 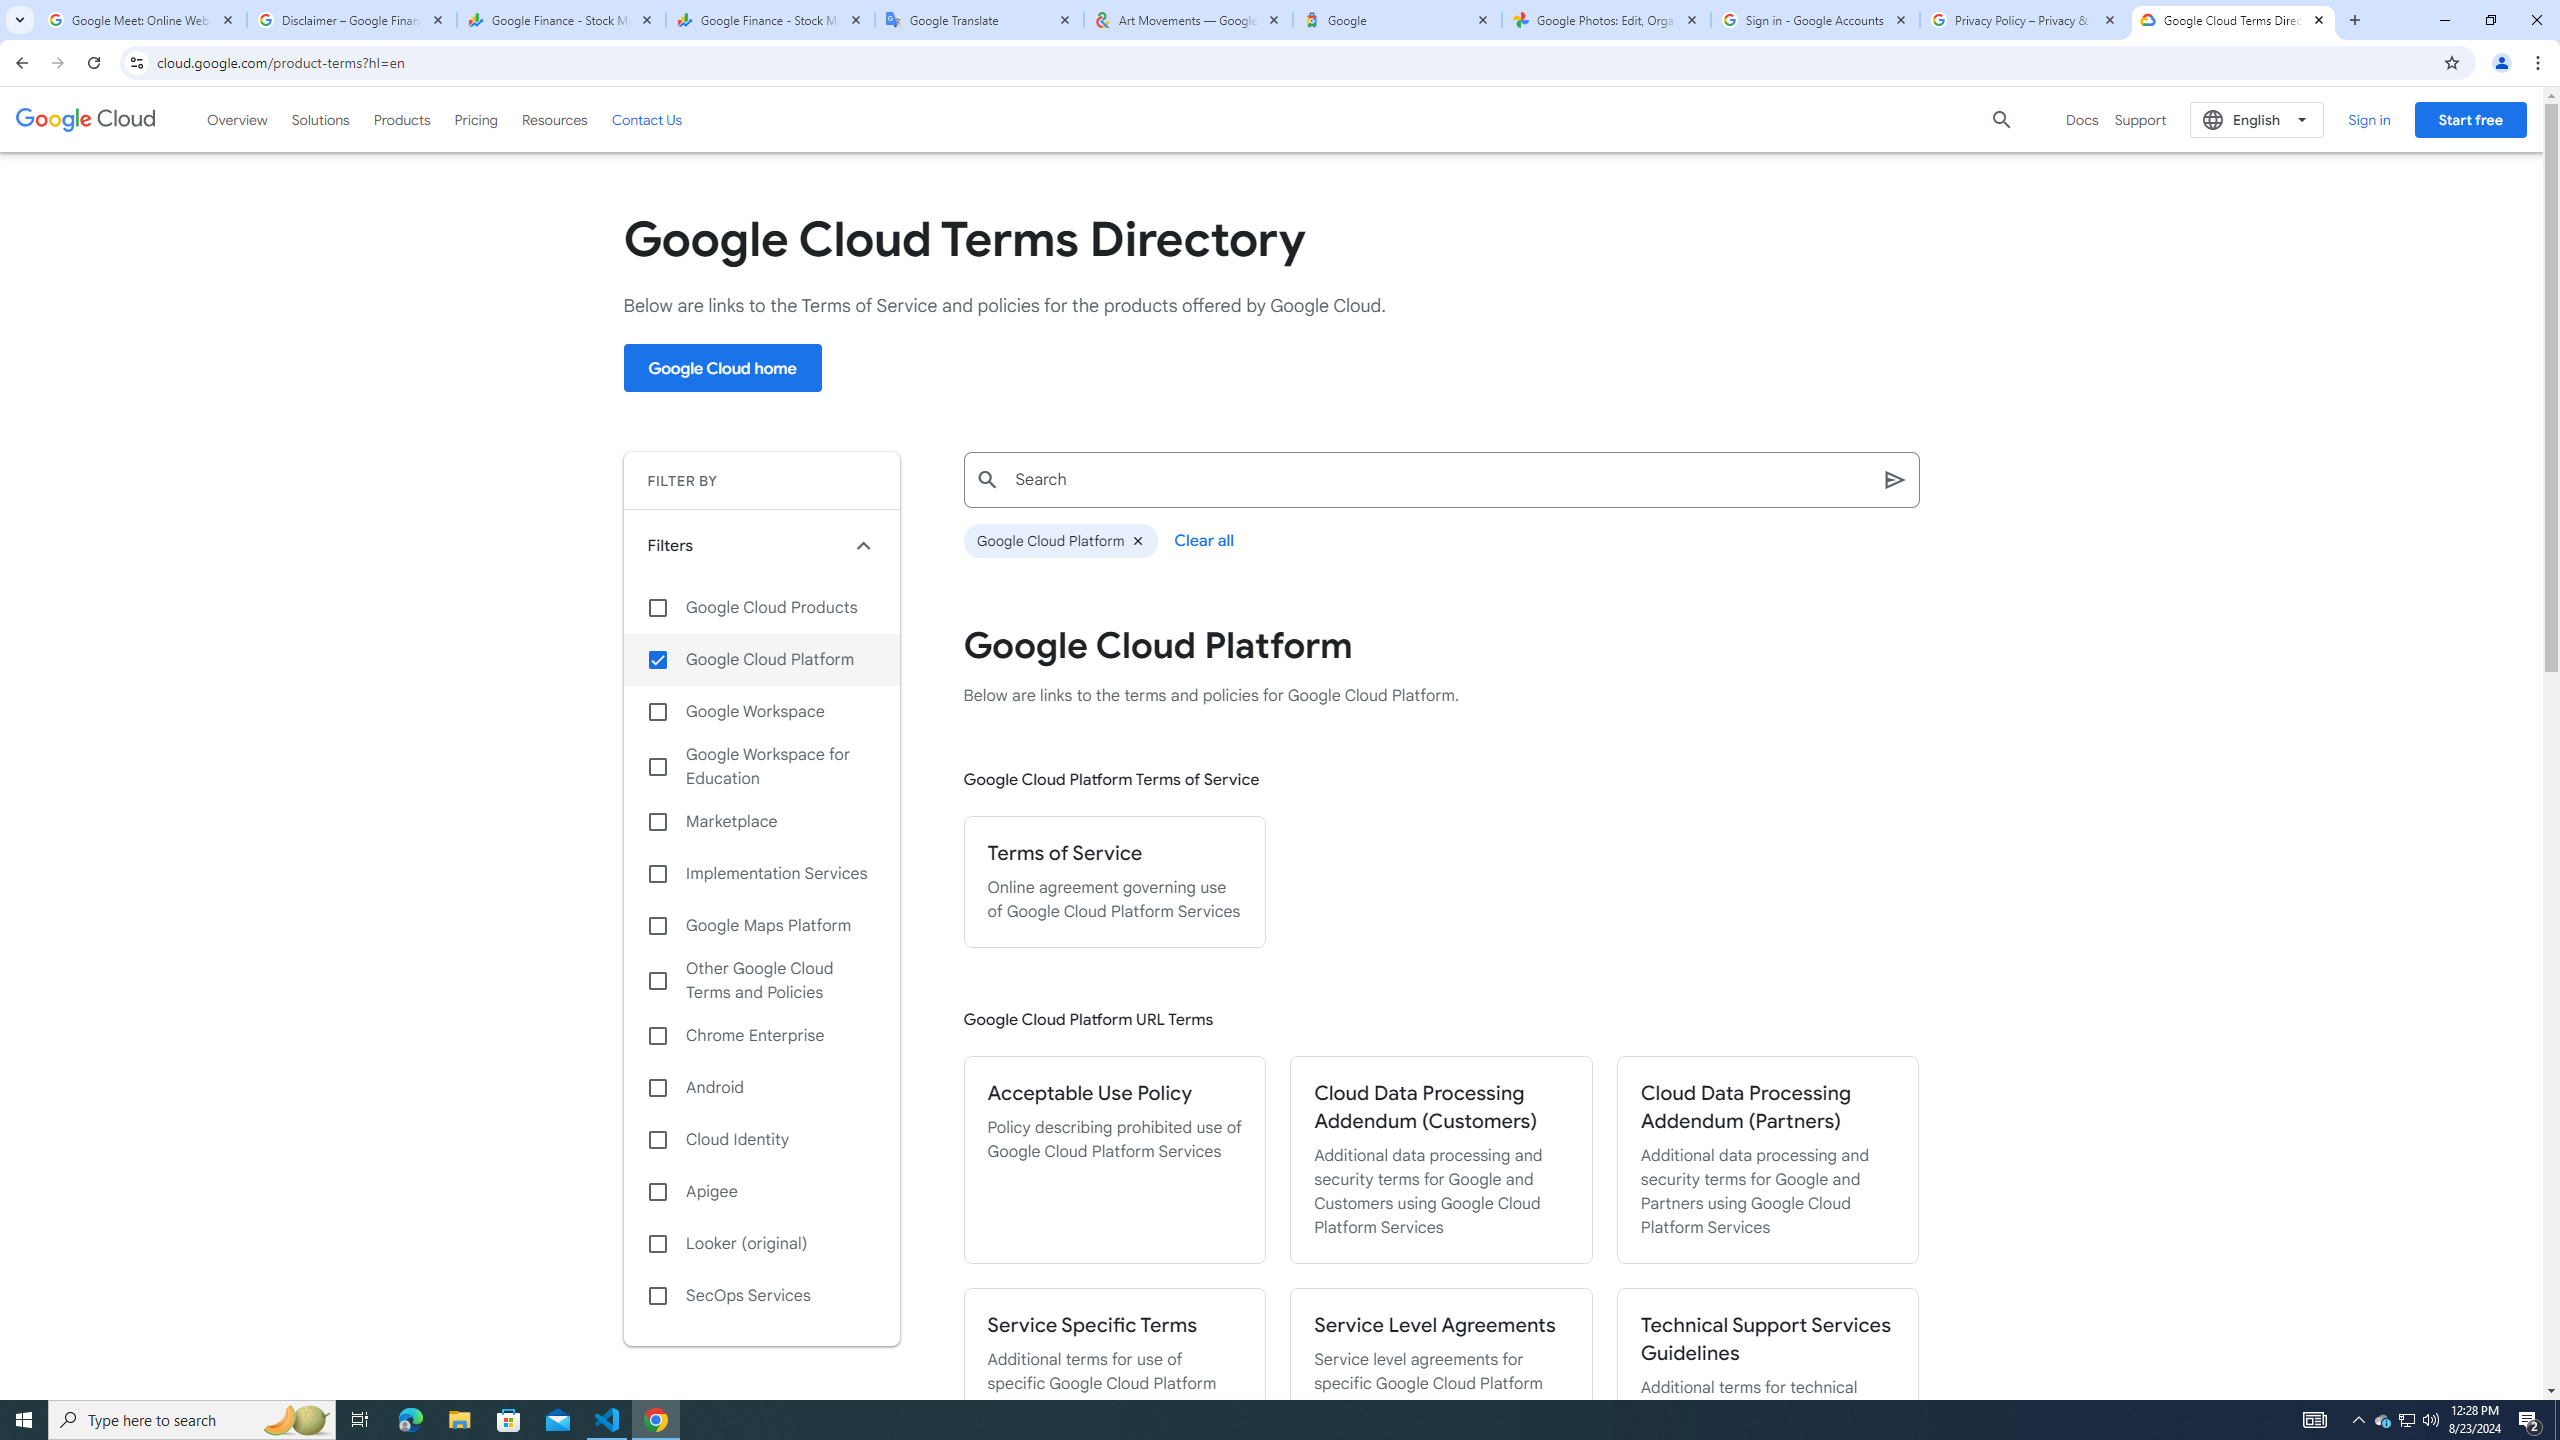 What do you see at coordinates (761, 711) in the screenshot?
I see `'Google Workspace'` at bounding box center [761, 711].